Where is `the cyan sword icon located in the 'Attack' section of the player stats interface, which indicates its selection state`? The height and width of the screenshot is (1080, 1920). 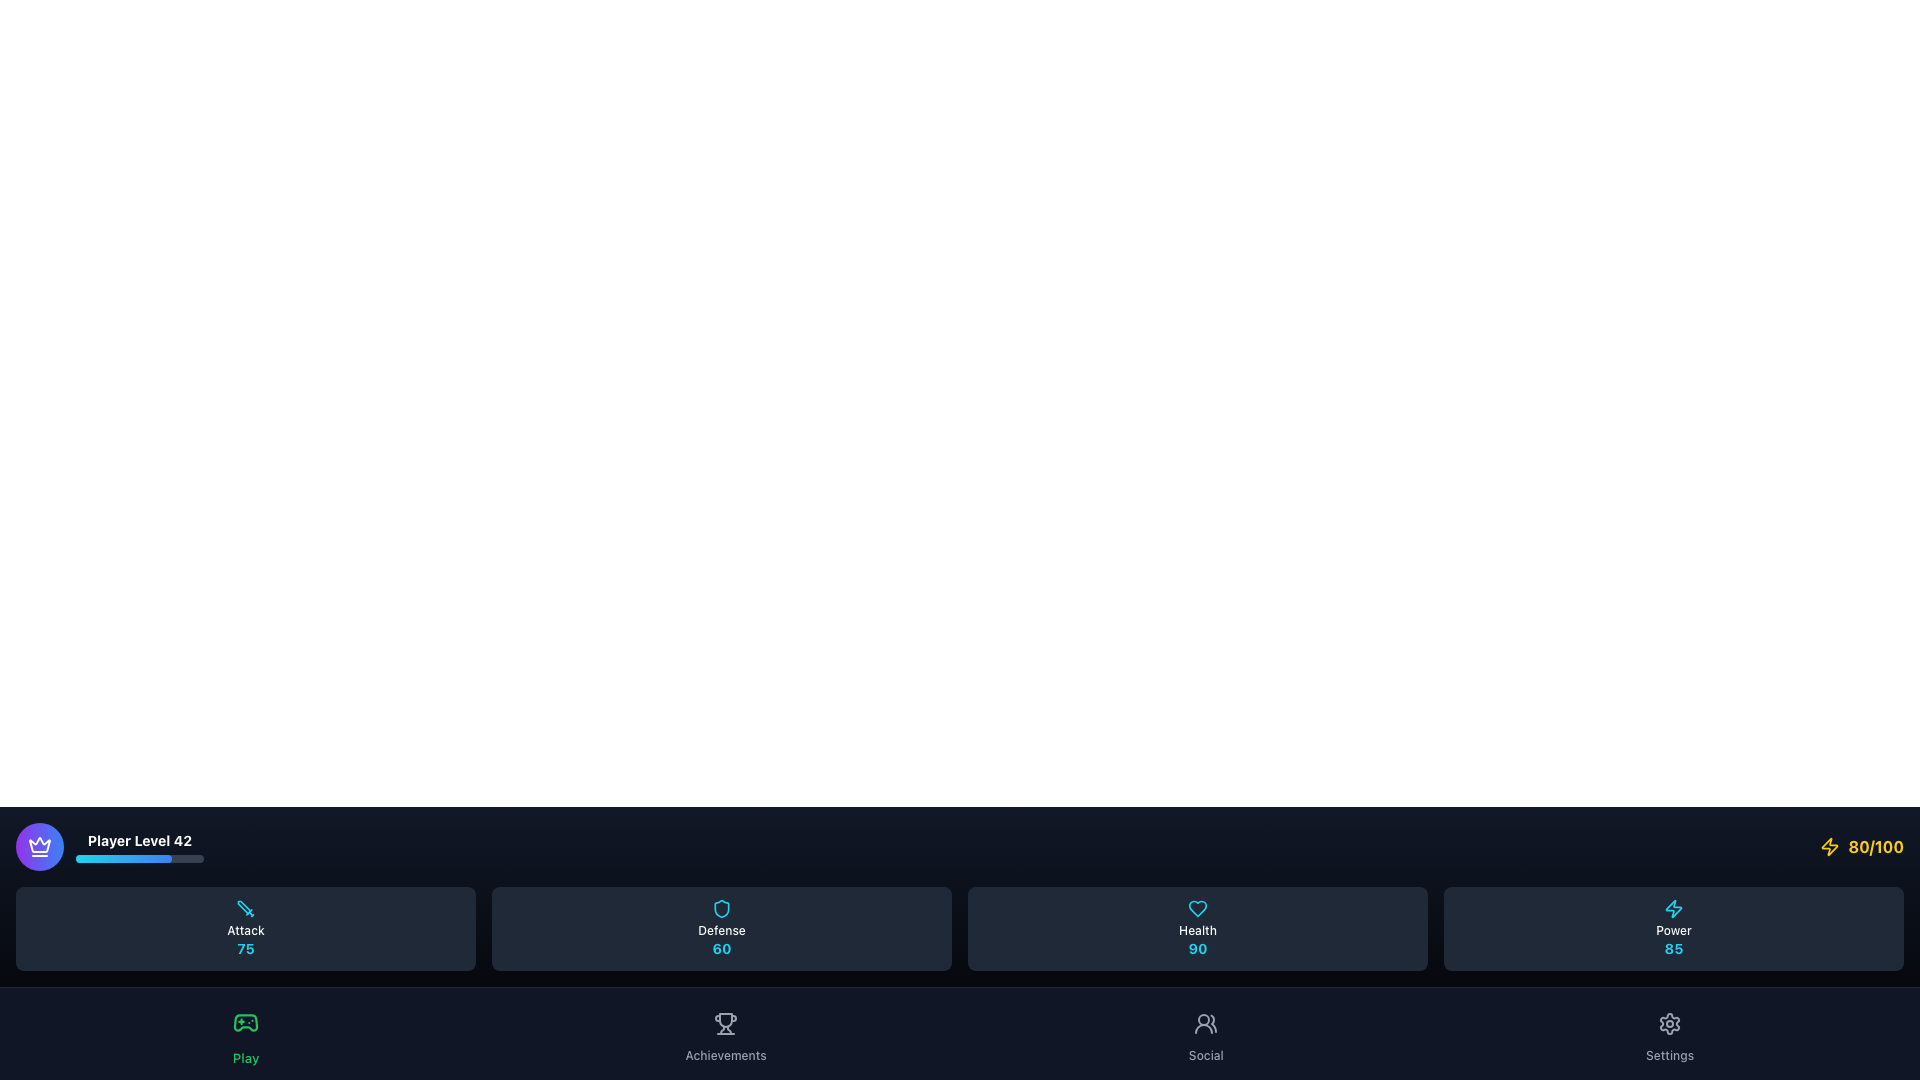 the cyan sword icon located in the 'Attack' section of the player stats interface, which indicates its selection state is located at coordinates (243, 907).